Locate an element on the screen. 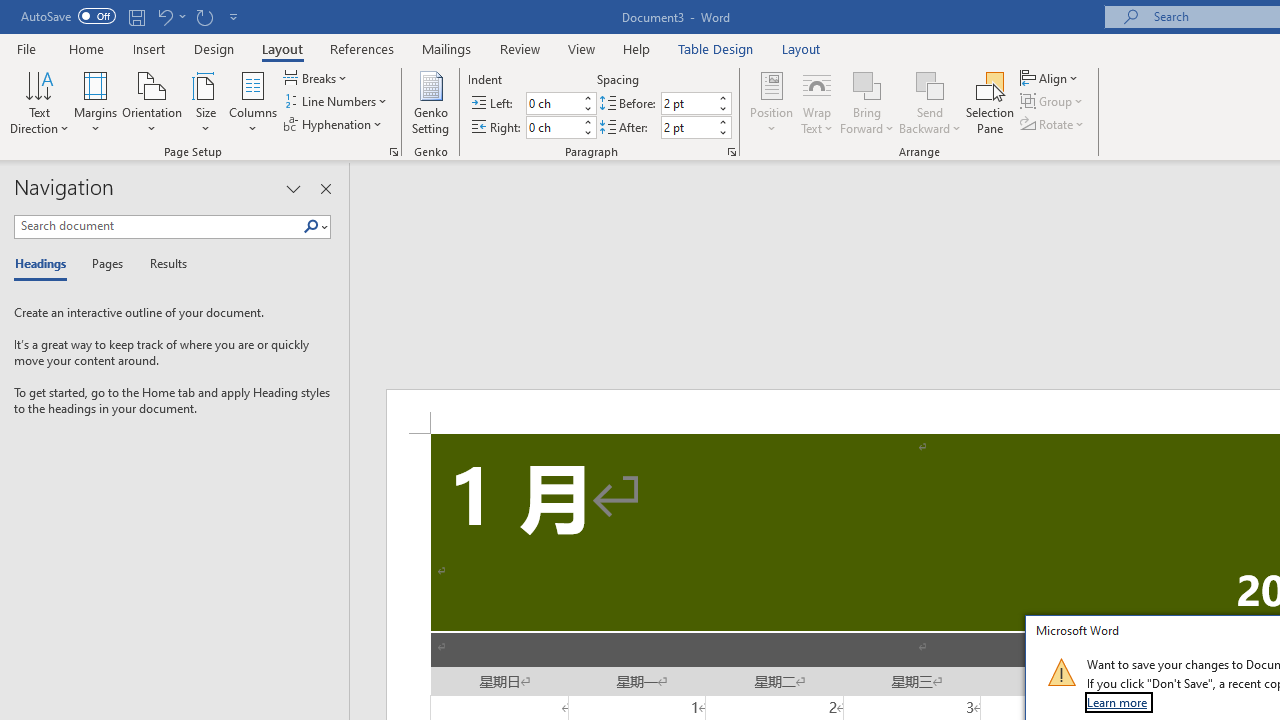 This screenshot has height=720, width=1280. 'Genko Setting...' is located at coordinates (429, 103).